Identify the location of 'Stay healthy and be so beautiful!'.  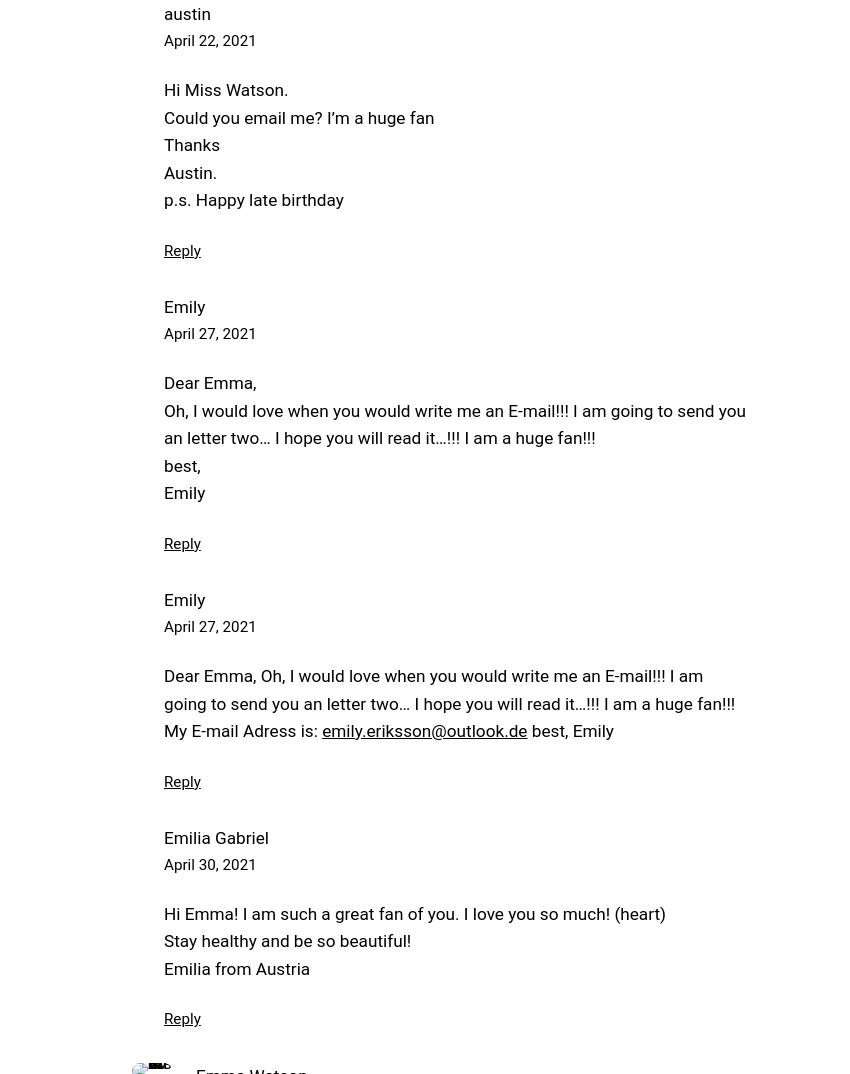
(286, 941).